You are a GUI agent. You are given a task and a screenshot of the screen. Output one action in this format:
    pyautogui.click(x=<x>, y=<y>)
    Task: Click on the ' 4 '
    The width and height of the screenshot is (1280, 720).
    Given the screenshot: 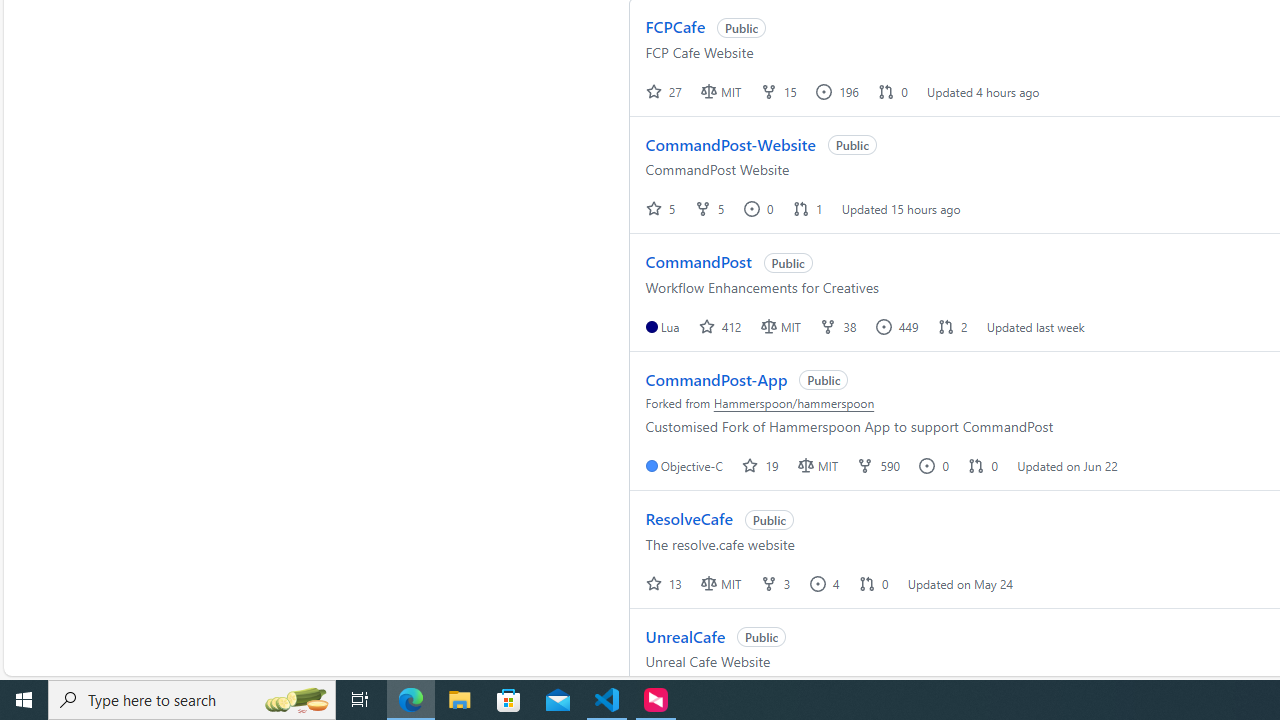 What is the action you would take?
    pyautogui.click(x=826, y=583)
    